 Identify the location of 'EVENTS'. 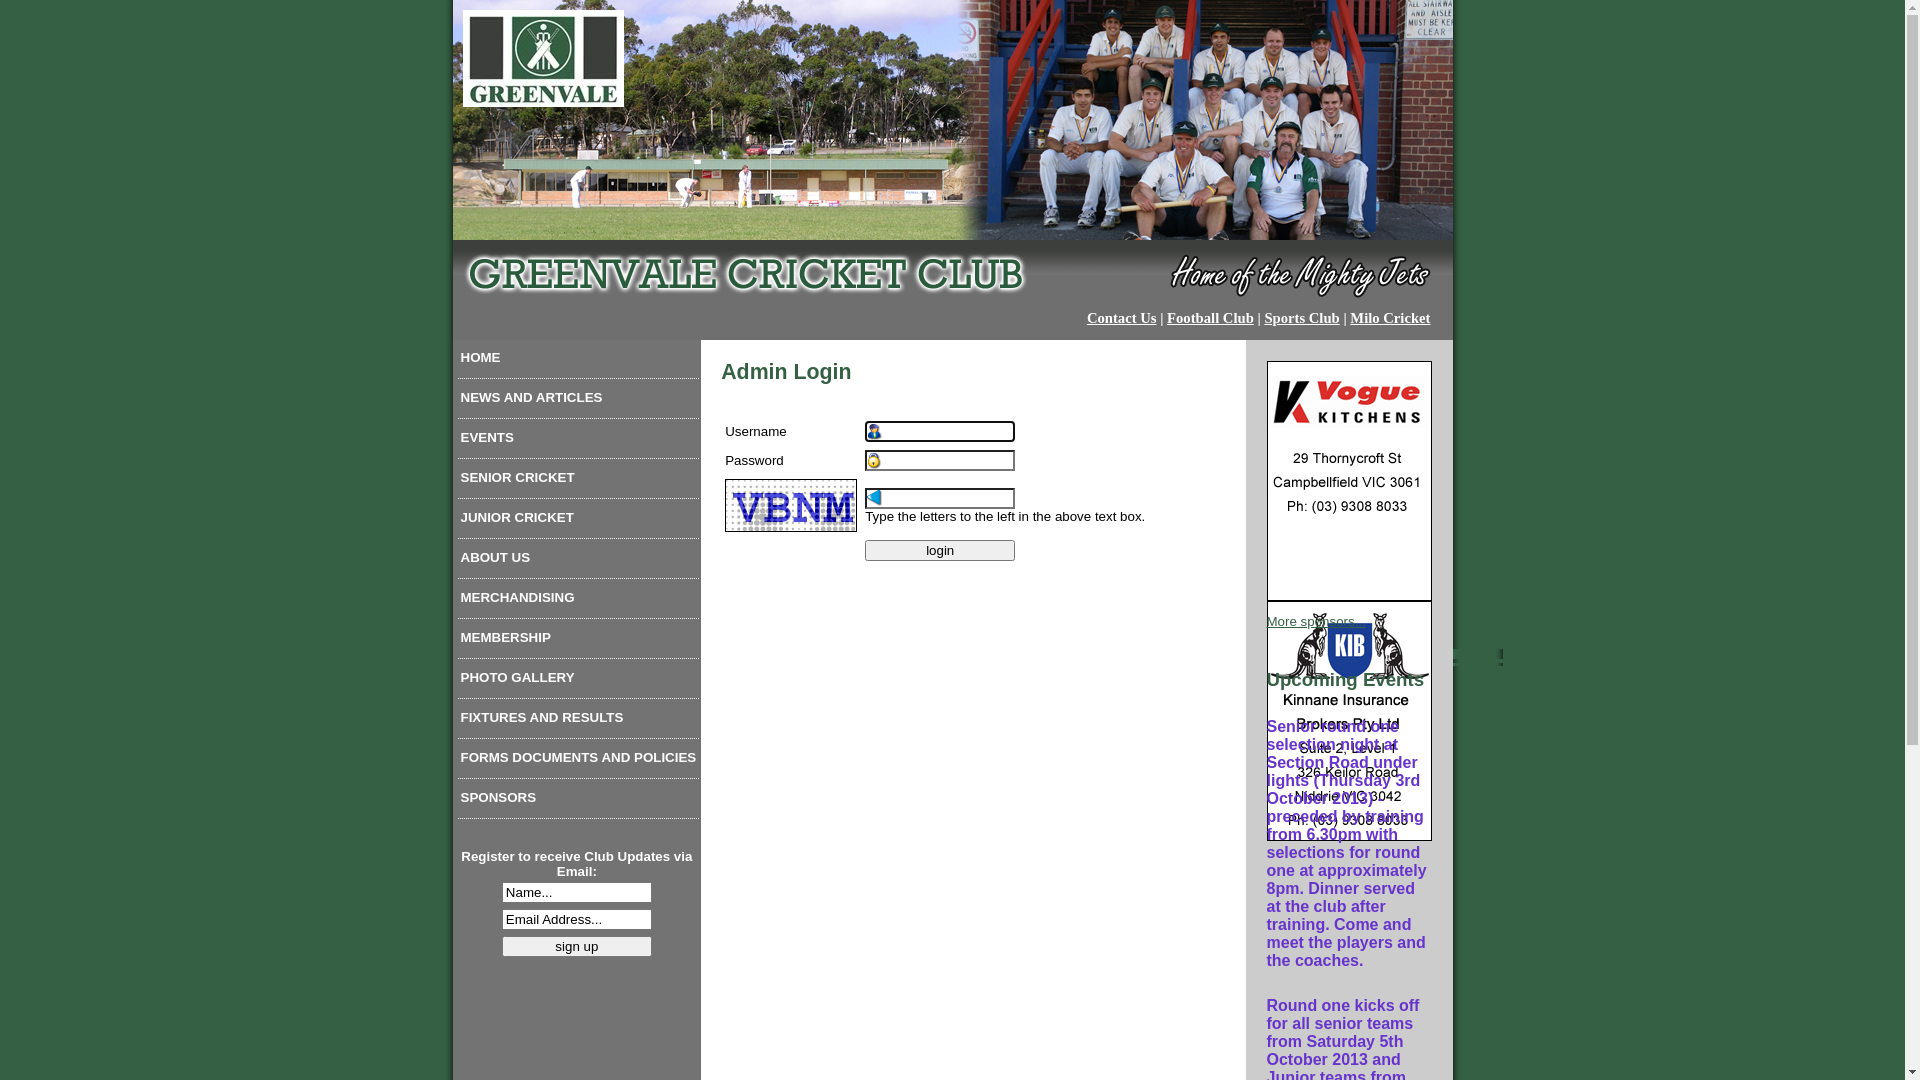
(578, 441).